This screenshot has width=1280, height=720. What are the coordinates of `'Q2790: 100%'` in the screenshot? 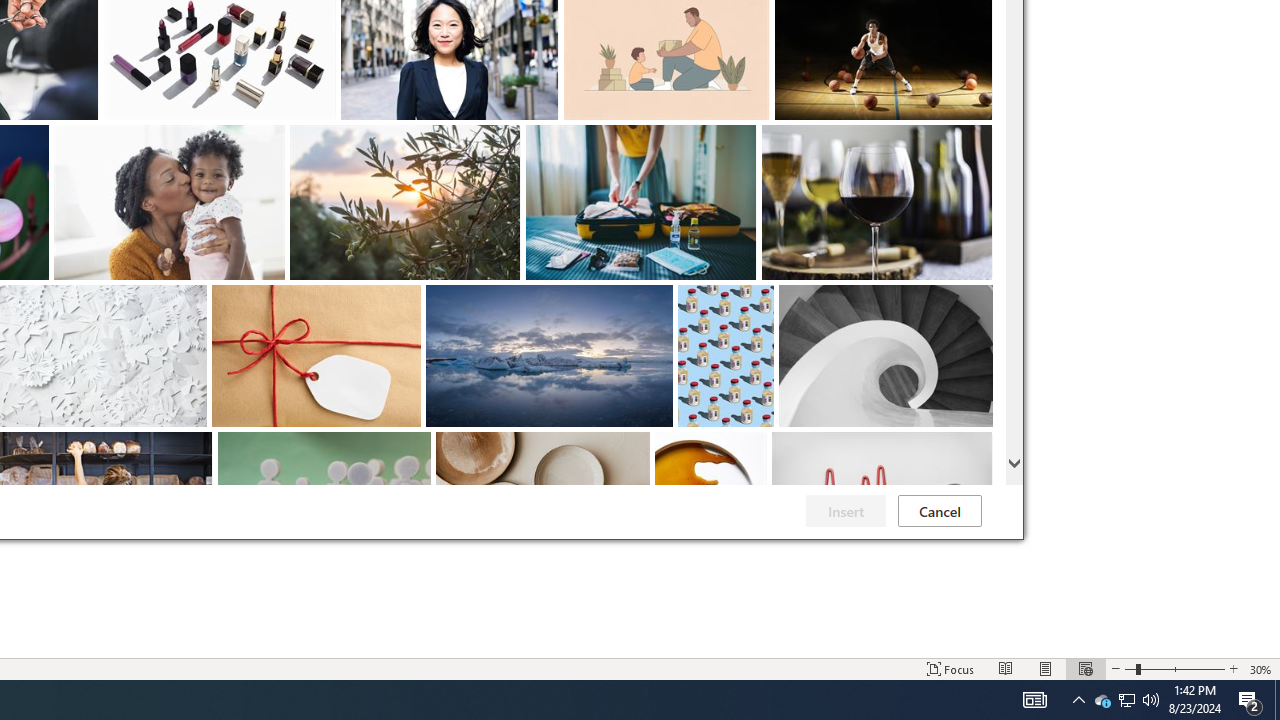 It's located at (1127, 698).